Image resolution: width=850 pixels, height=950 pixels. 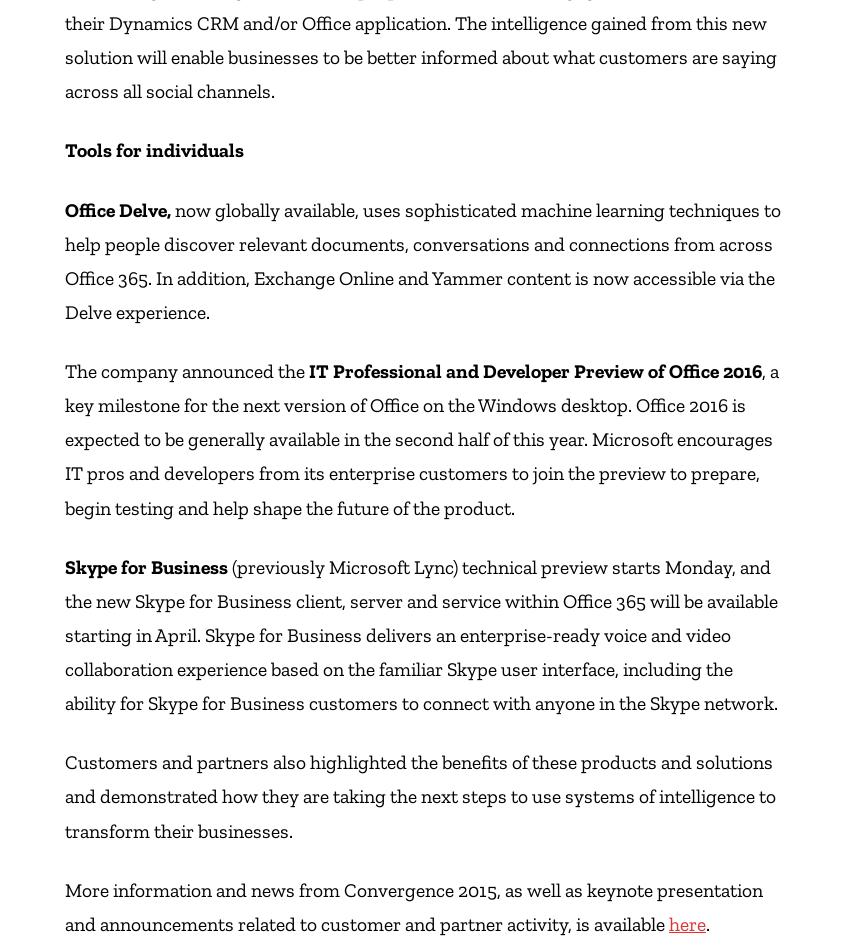 What do you see at coordinates (65, 566) in the screenshot?
I see `'Skype for Business'` at bounding box center [65, 566].